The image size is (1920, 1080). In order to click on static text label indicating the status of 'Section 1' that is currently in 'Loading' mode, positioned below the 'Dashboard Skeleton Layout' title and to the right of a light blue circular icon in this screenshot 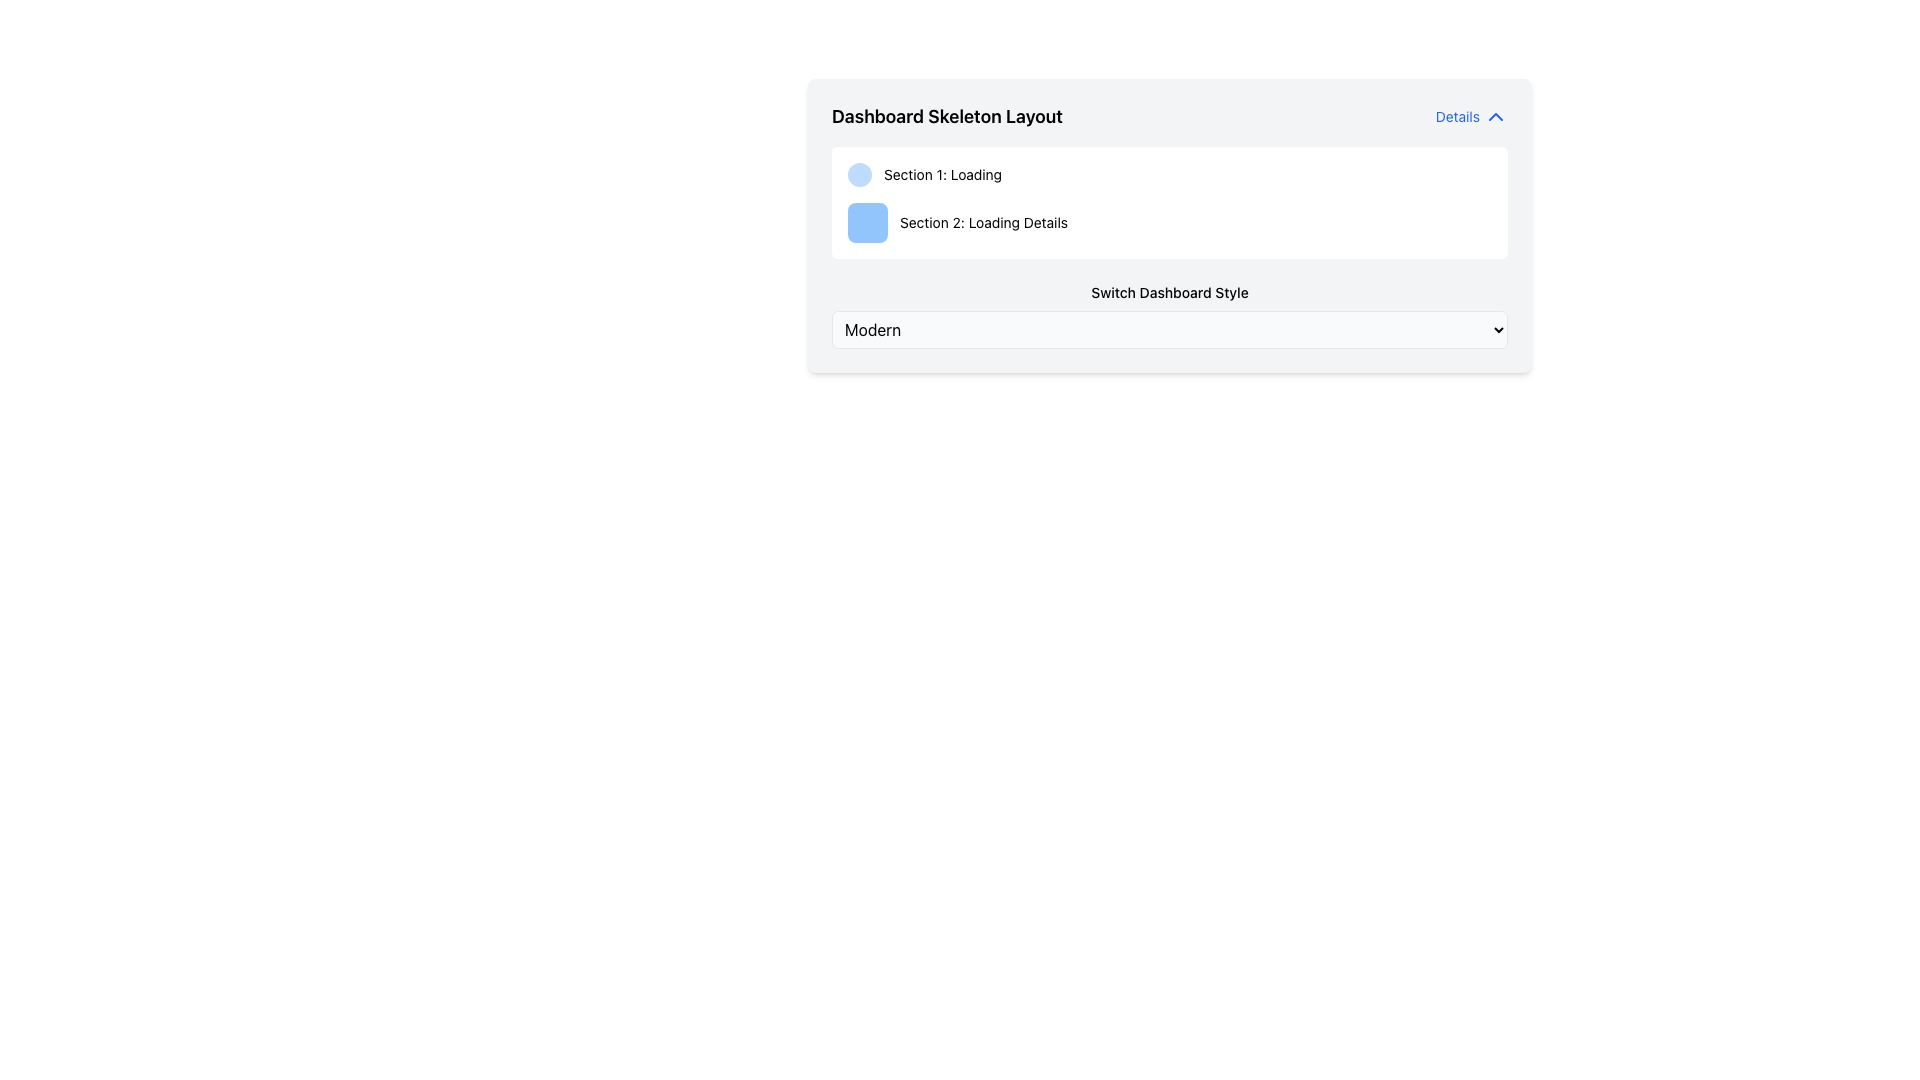, I will do `click(942, 173)`.